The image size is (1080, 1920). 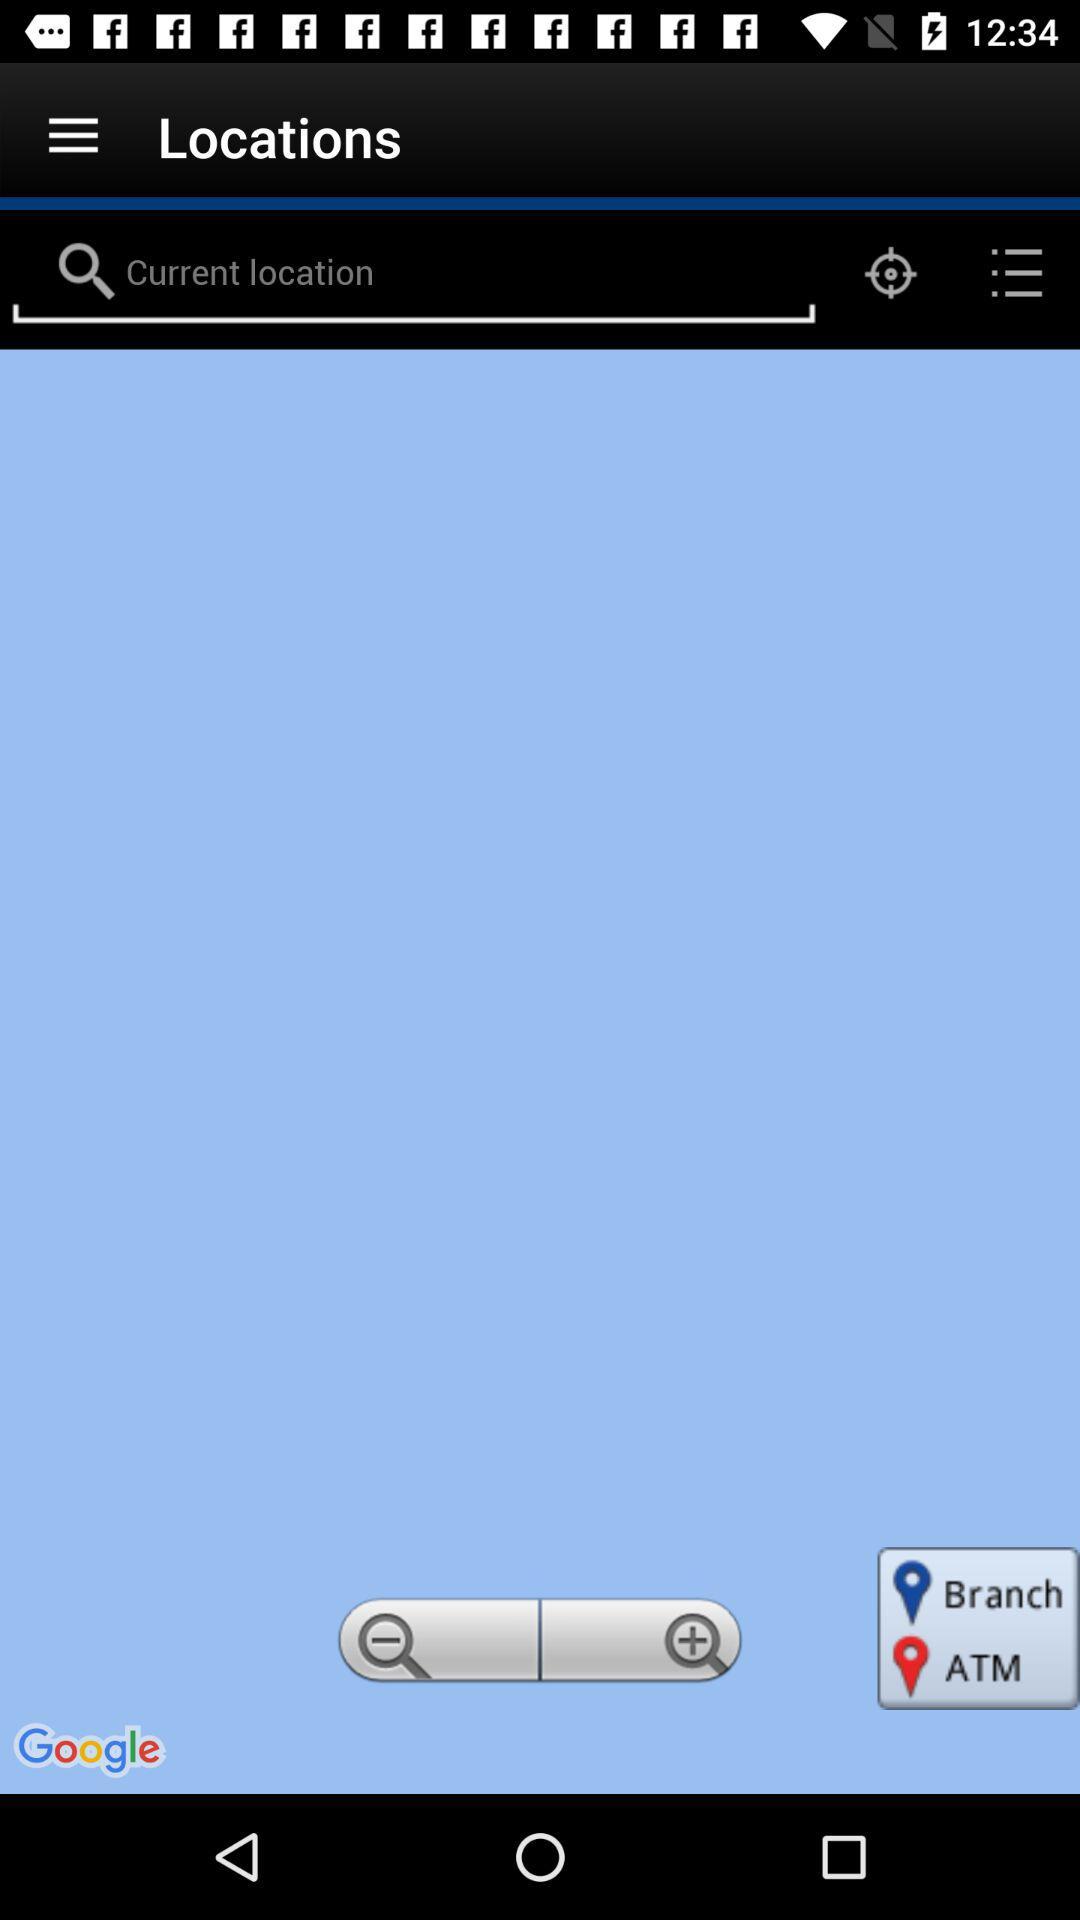 I want to click on the list icon, so click(x=1017, y=272).